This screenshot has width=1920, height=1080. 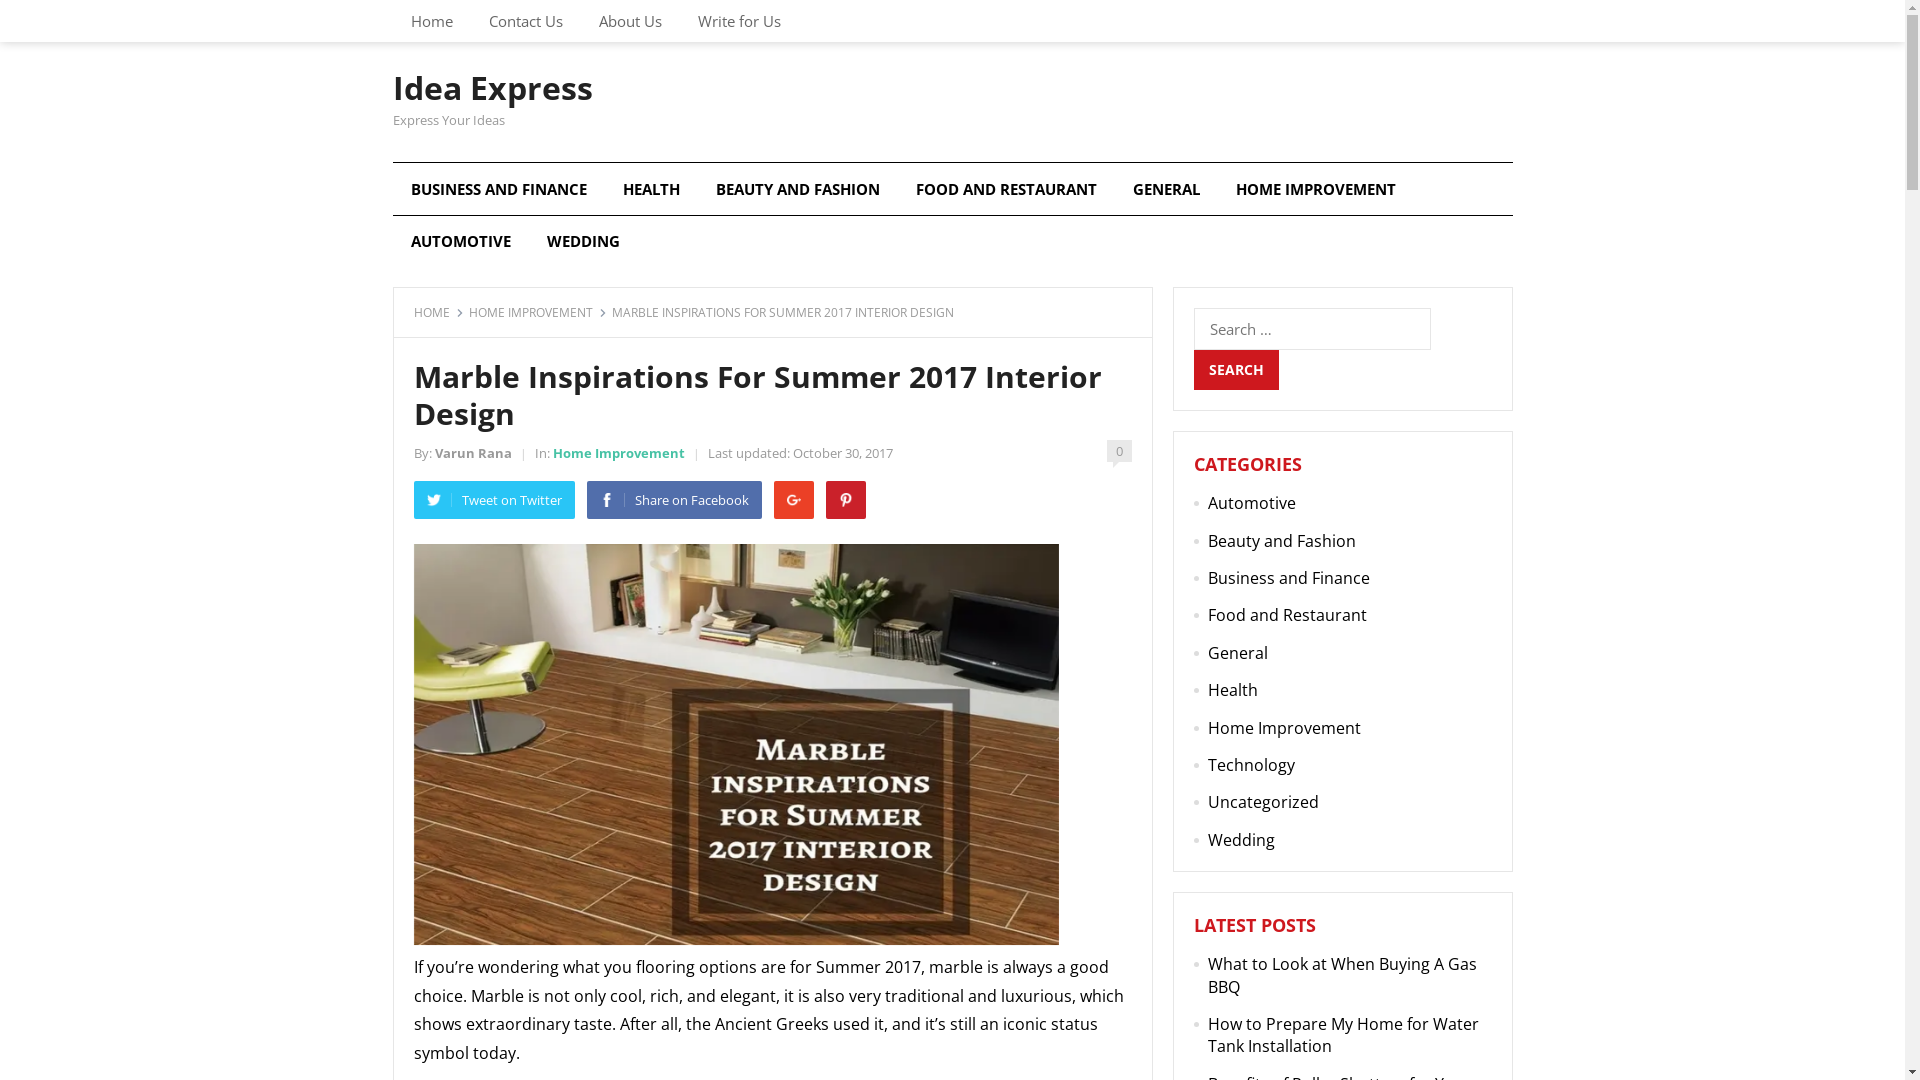 What do you see at coordinates (1342, 974) in the screenshot?
I see `'What to Look at When Buying A Gas BBQ'` at bounding box center [1342, 974].